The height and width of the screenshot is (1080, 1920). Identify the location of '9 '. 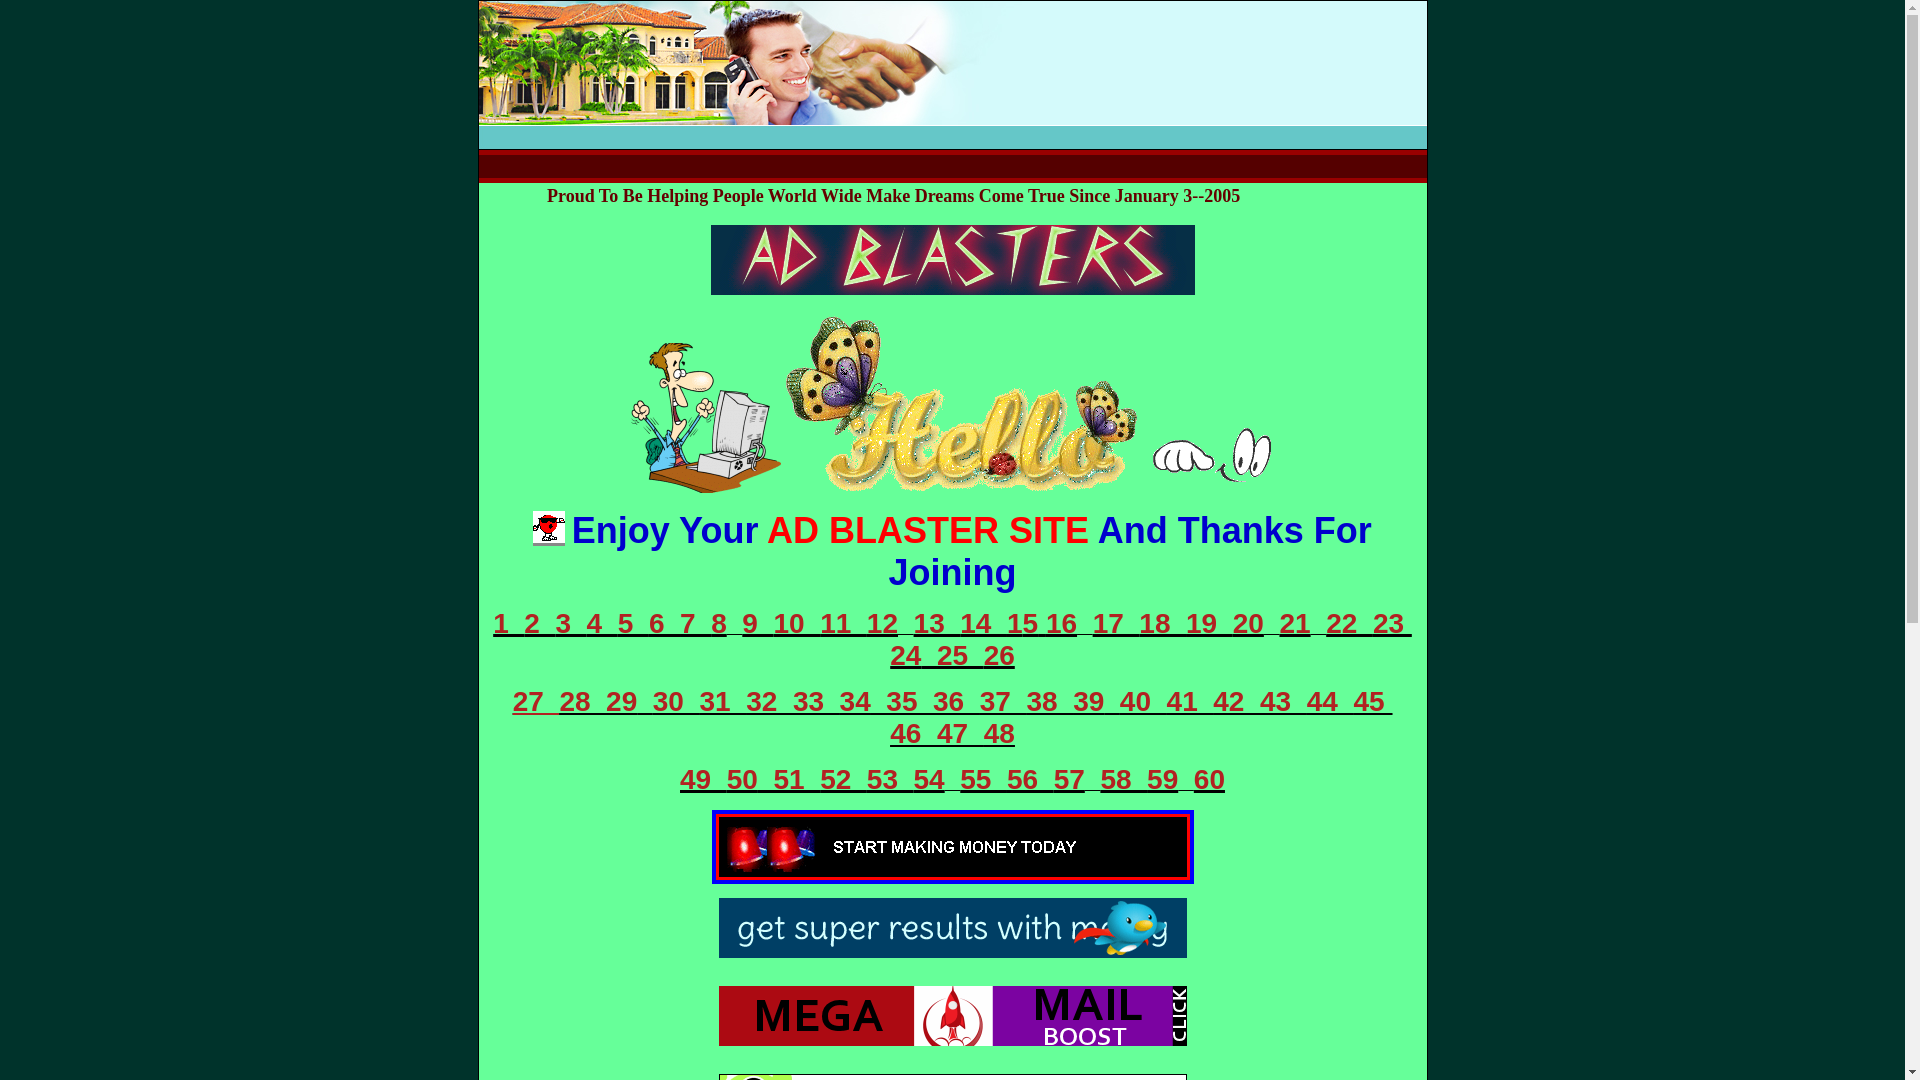
(756, 622).